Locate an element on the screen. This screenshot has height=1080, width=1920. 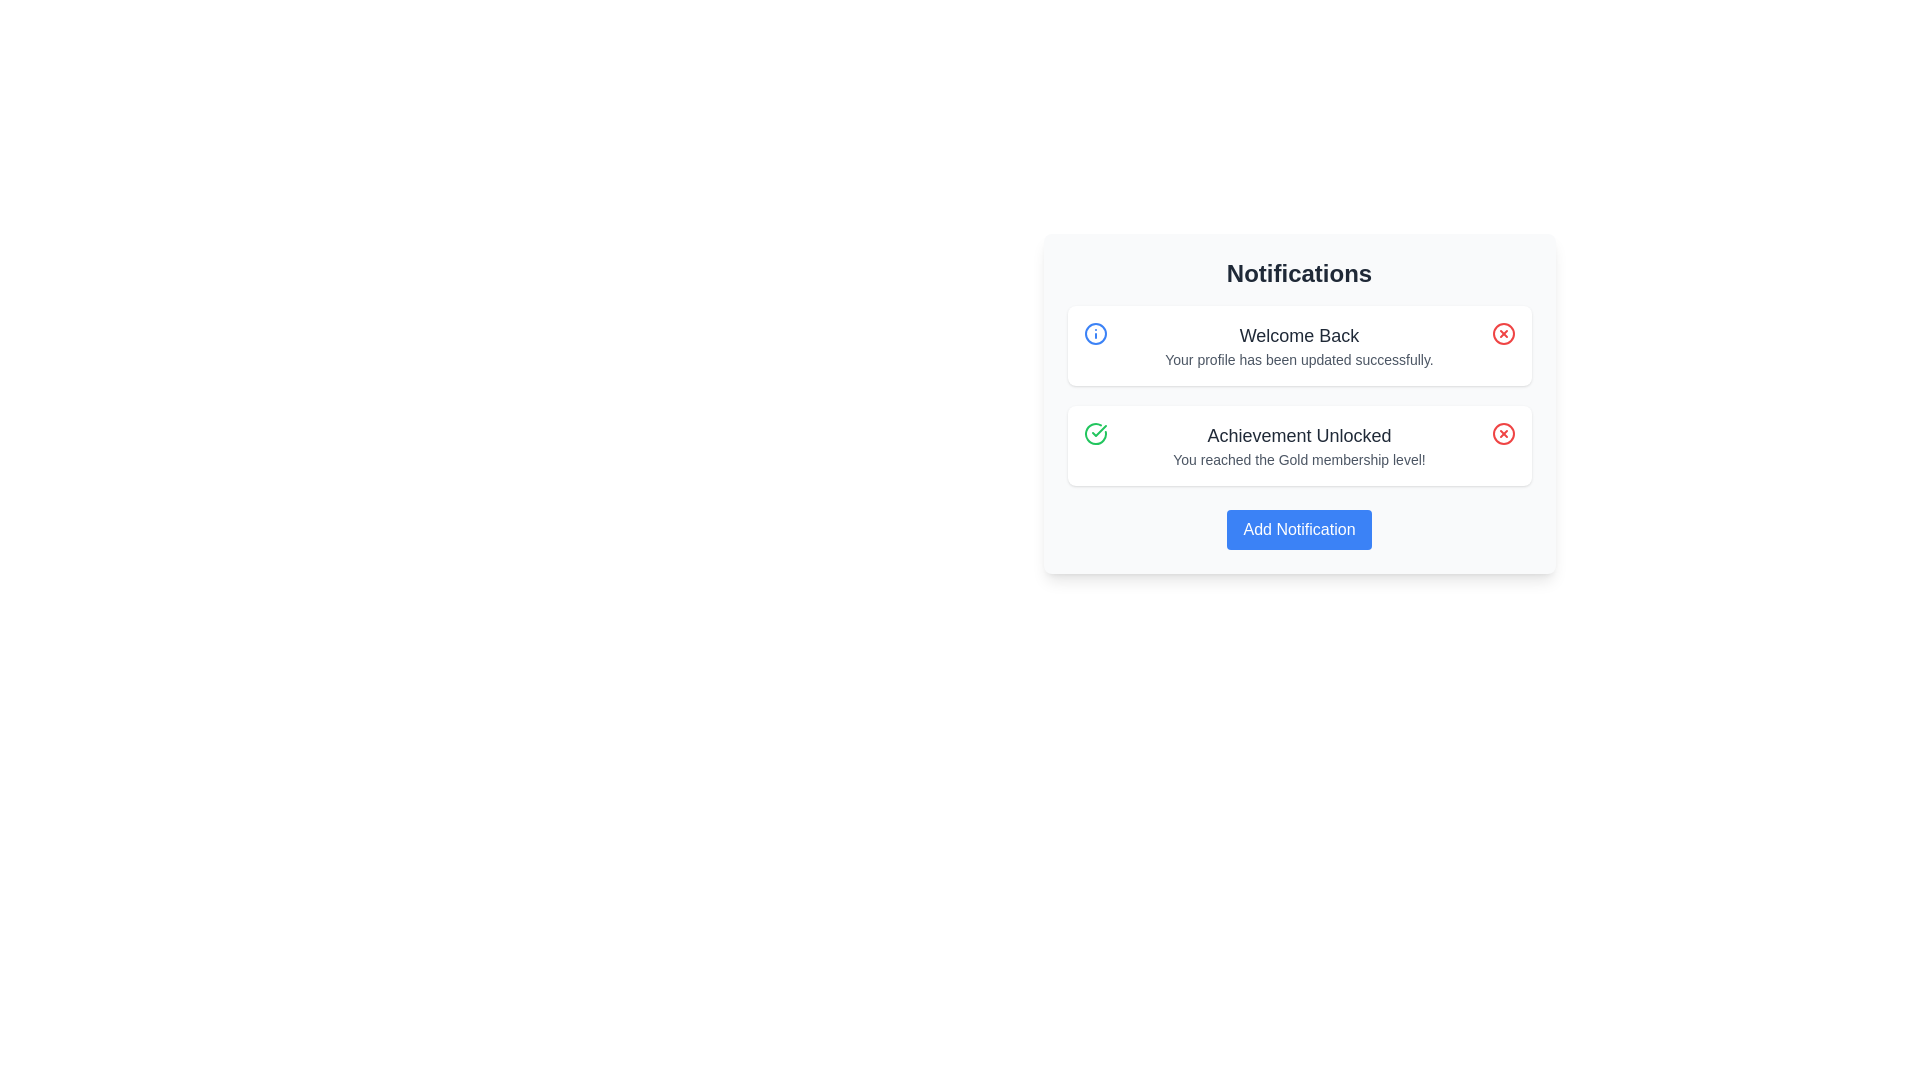
the circular red outlined button with an 'X' symbol to change its color to a darker red is located at coordinates (1503, 333).